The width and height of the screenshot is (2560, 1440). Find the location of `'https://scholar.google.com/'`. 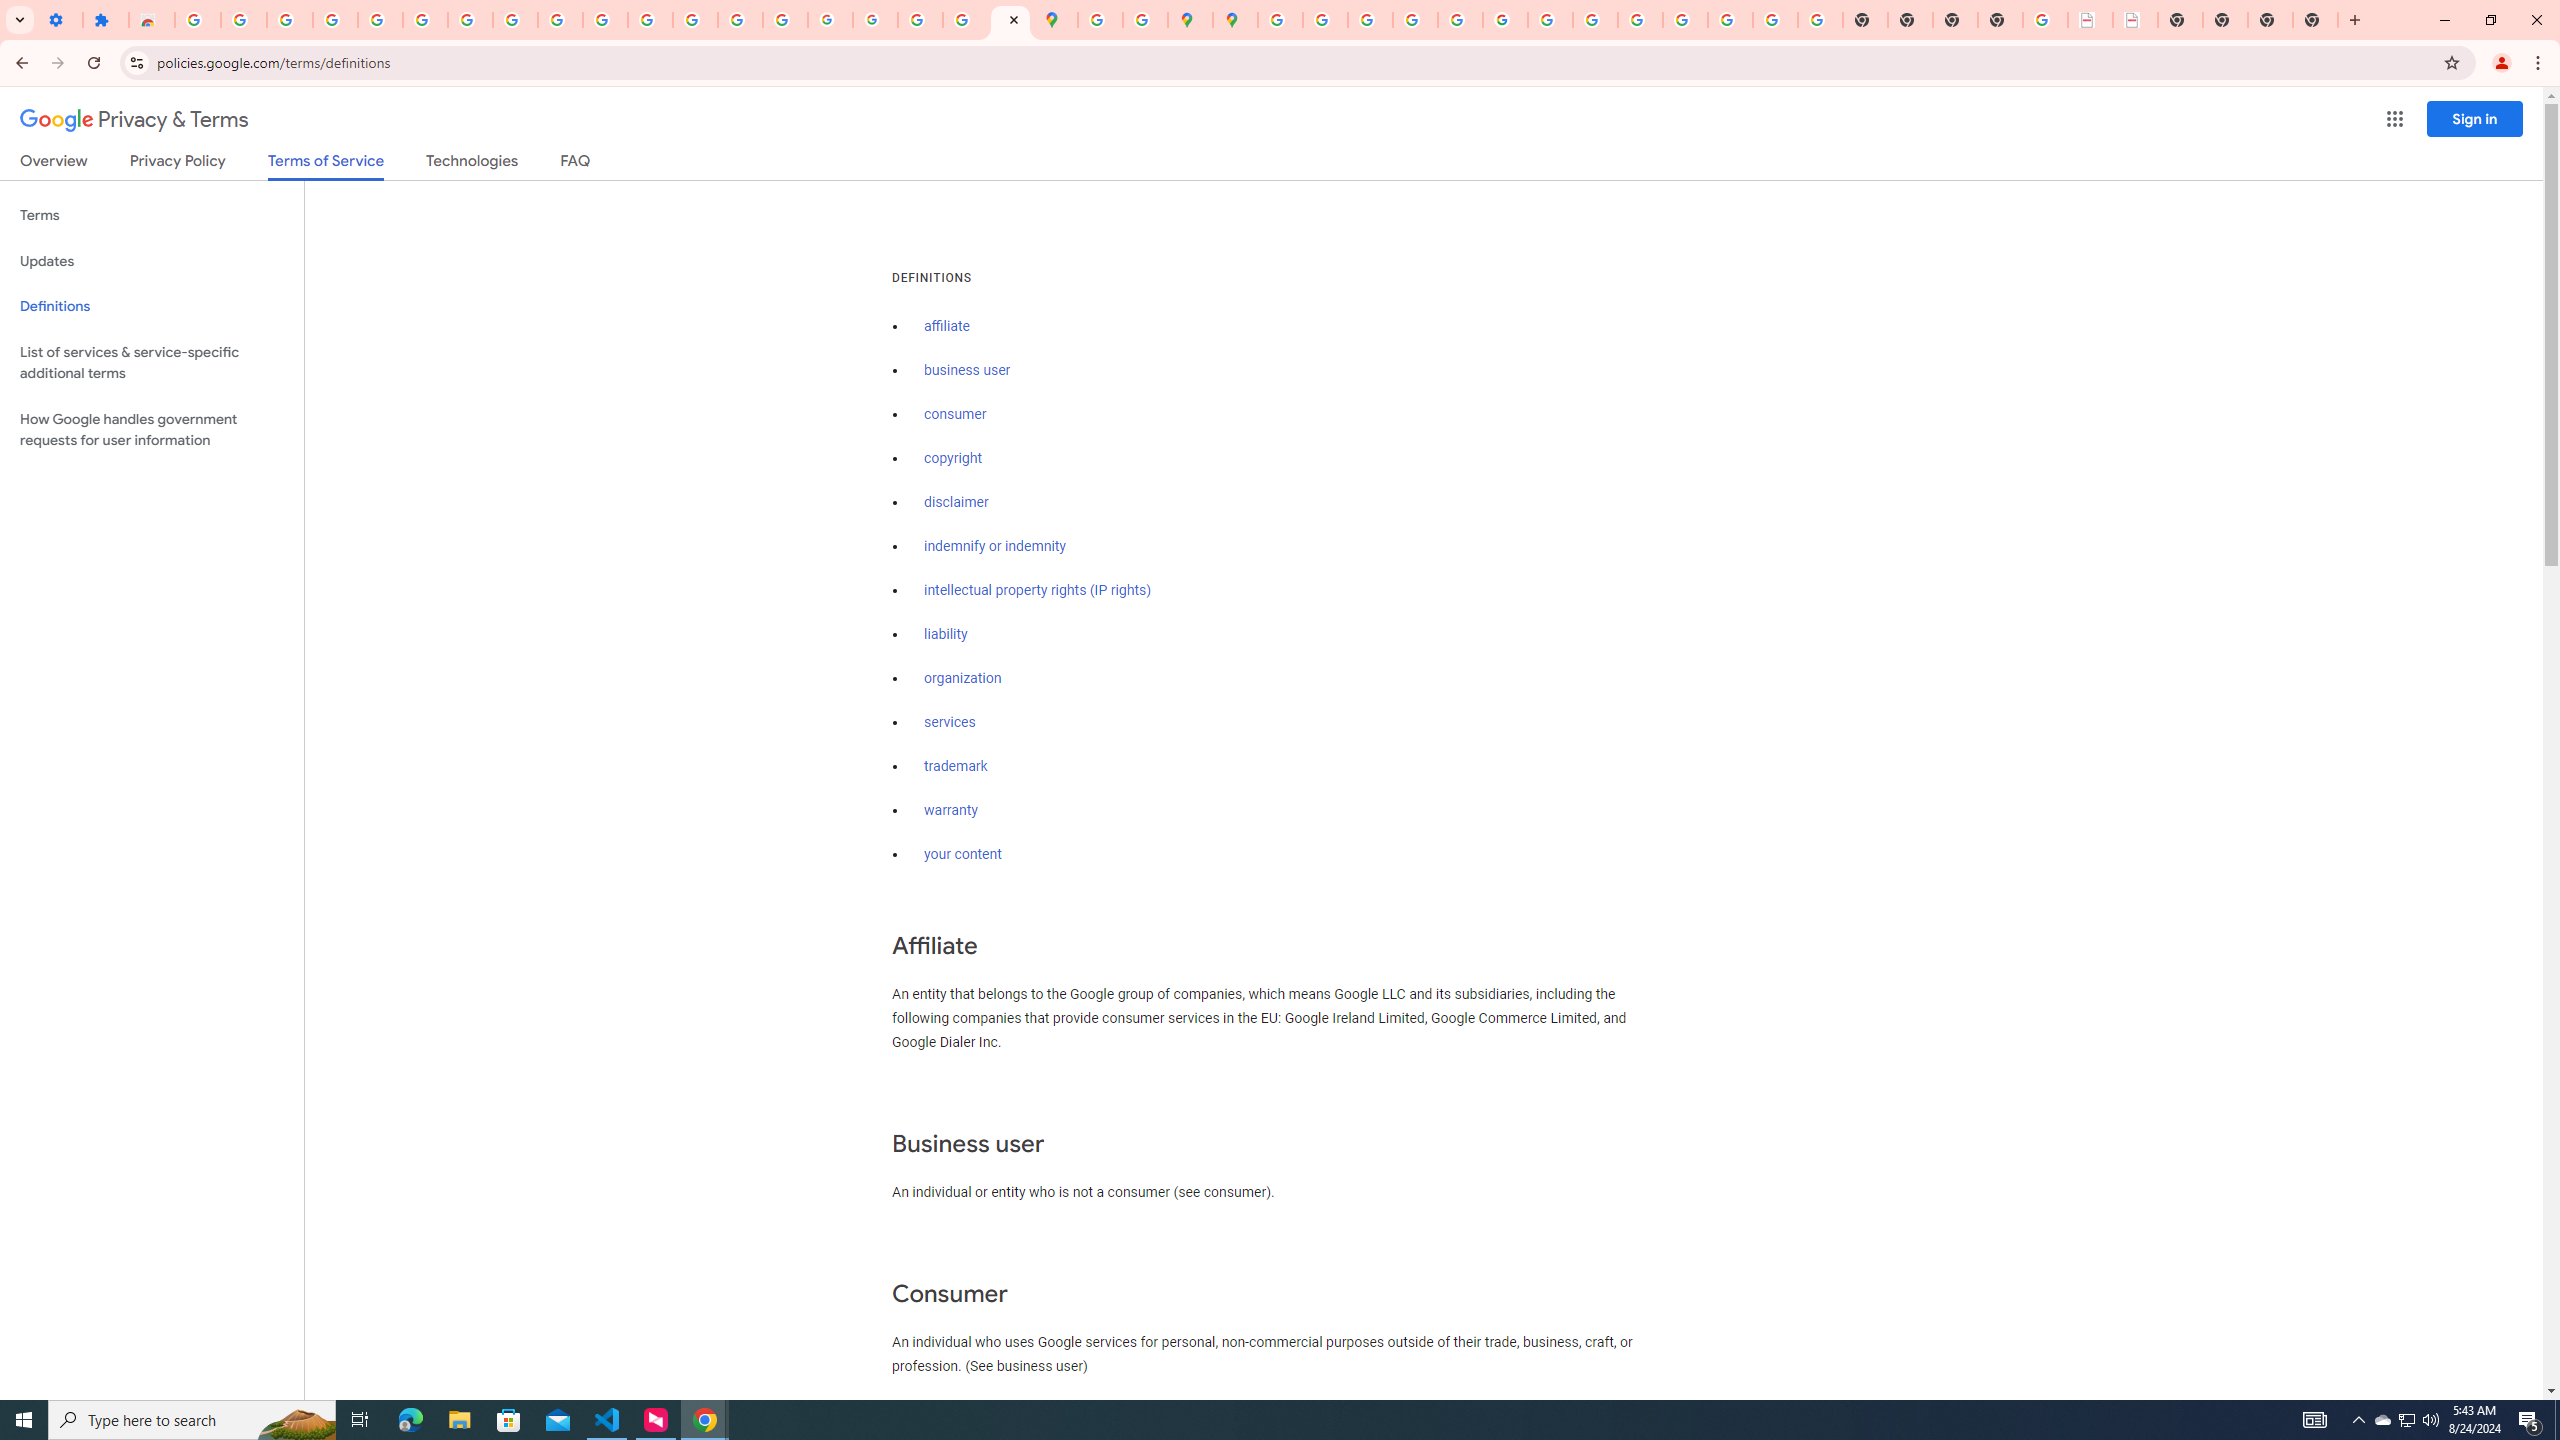

'https://scholar.google.com/' is located at coordinates (649, 19).